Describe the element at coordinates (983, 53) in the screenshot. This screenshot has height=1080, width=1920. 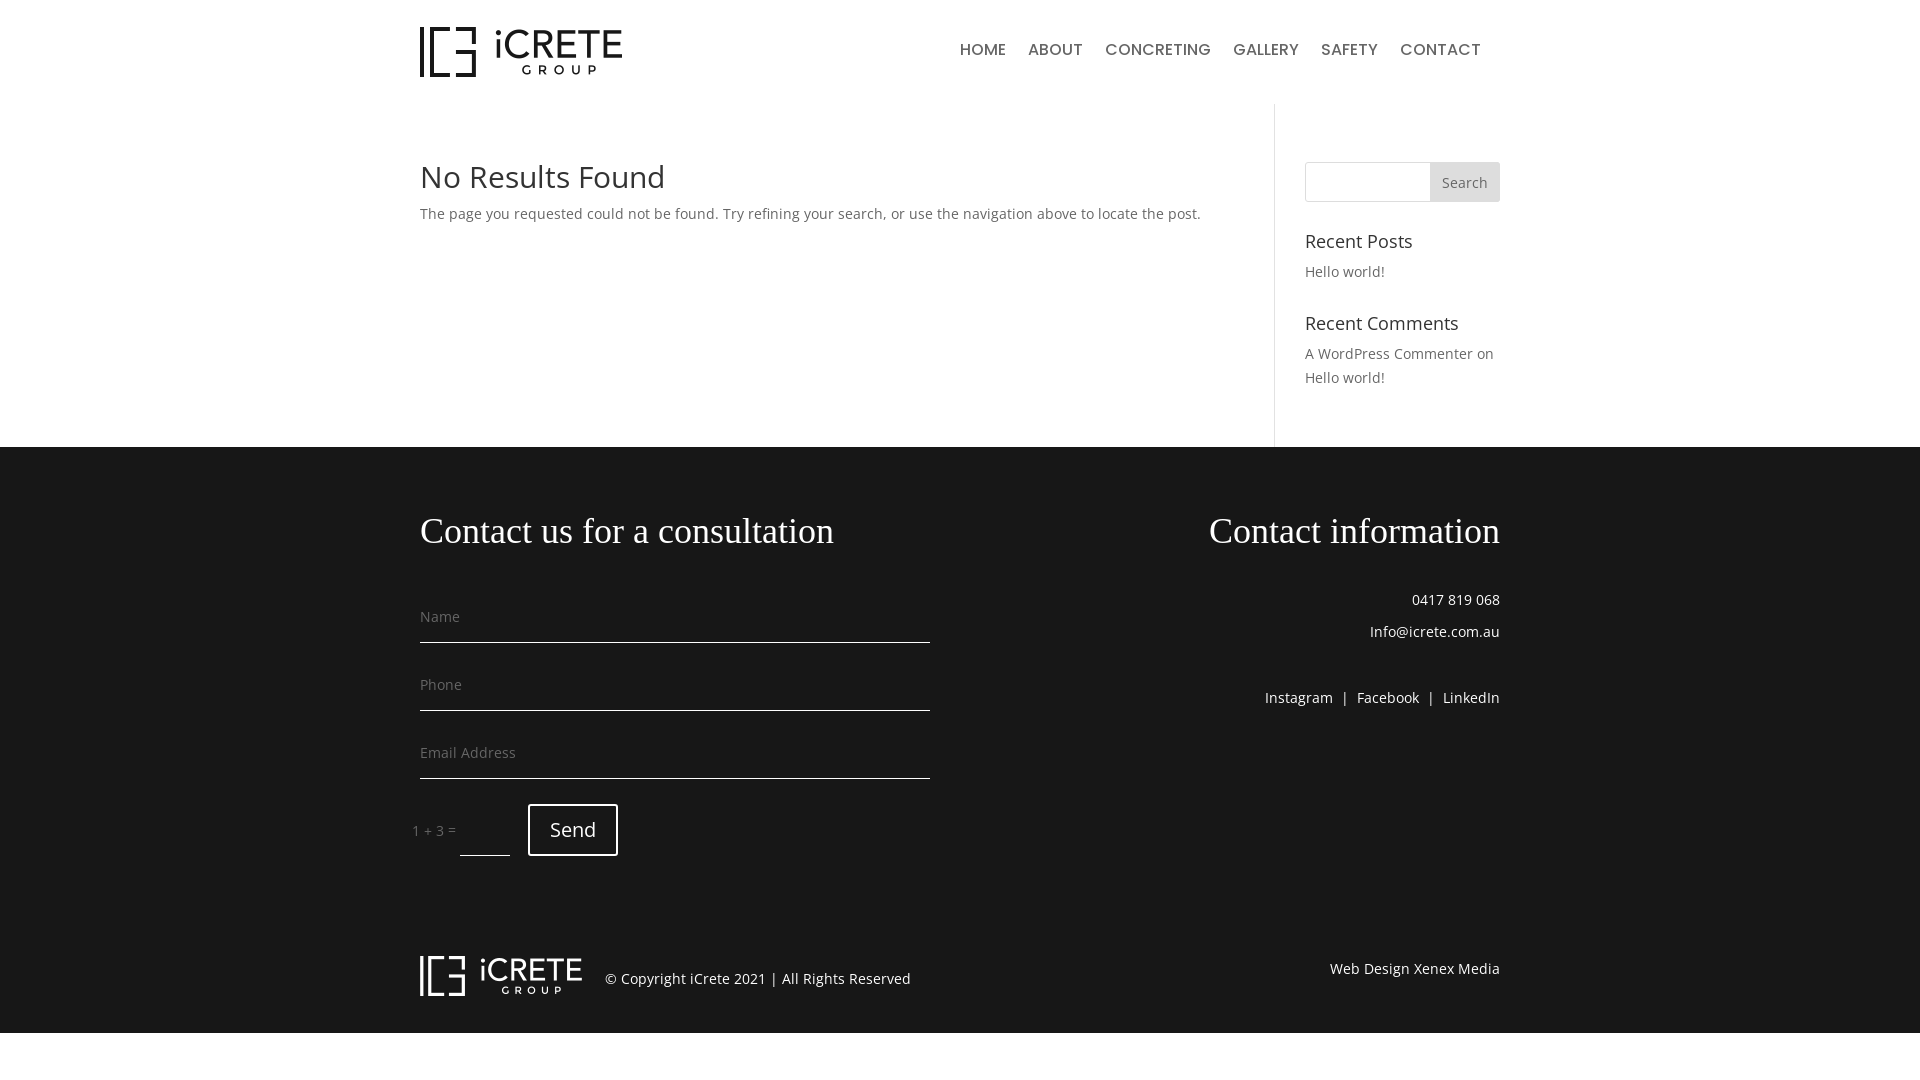
I see `'HOME'` at that location.